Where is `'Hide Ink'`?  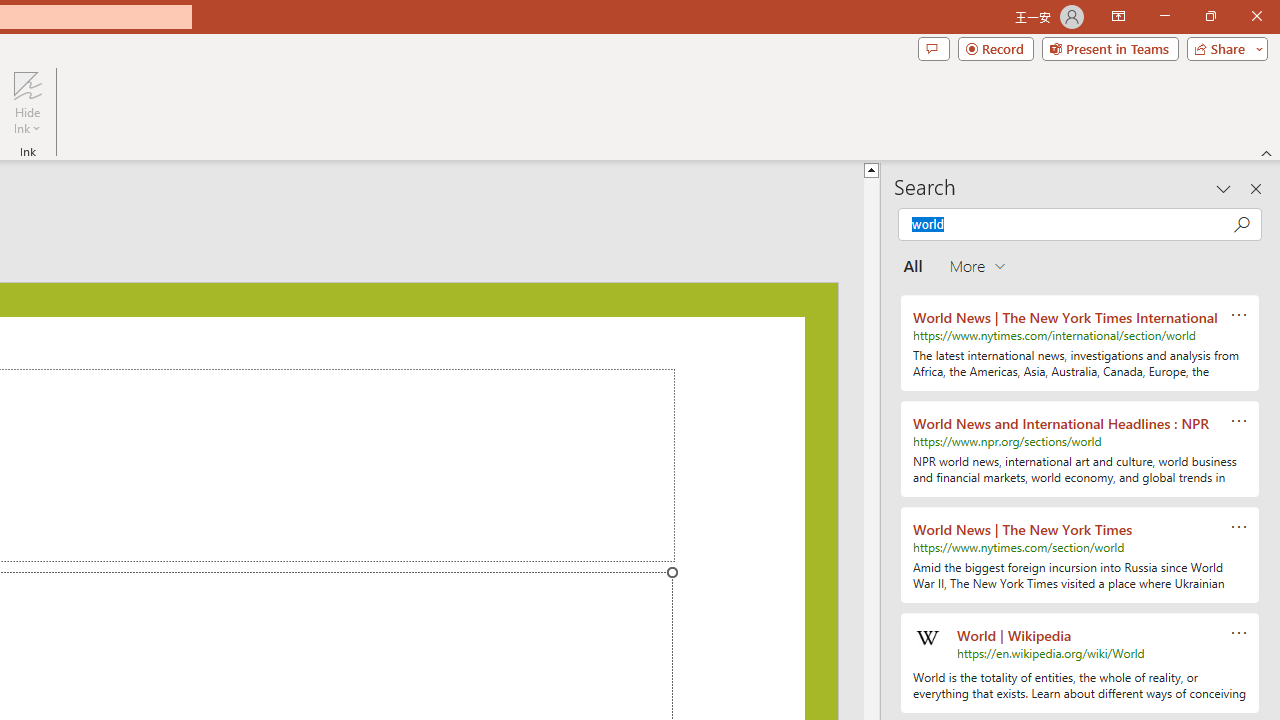
'Hide Ink' is located at coordinates (27, 103).